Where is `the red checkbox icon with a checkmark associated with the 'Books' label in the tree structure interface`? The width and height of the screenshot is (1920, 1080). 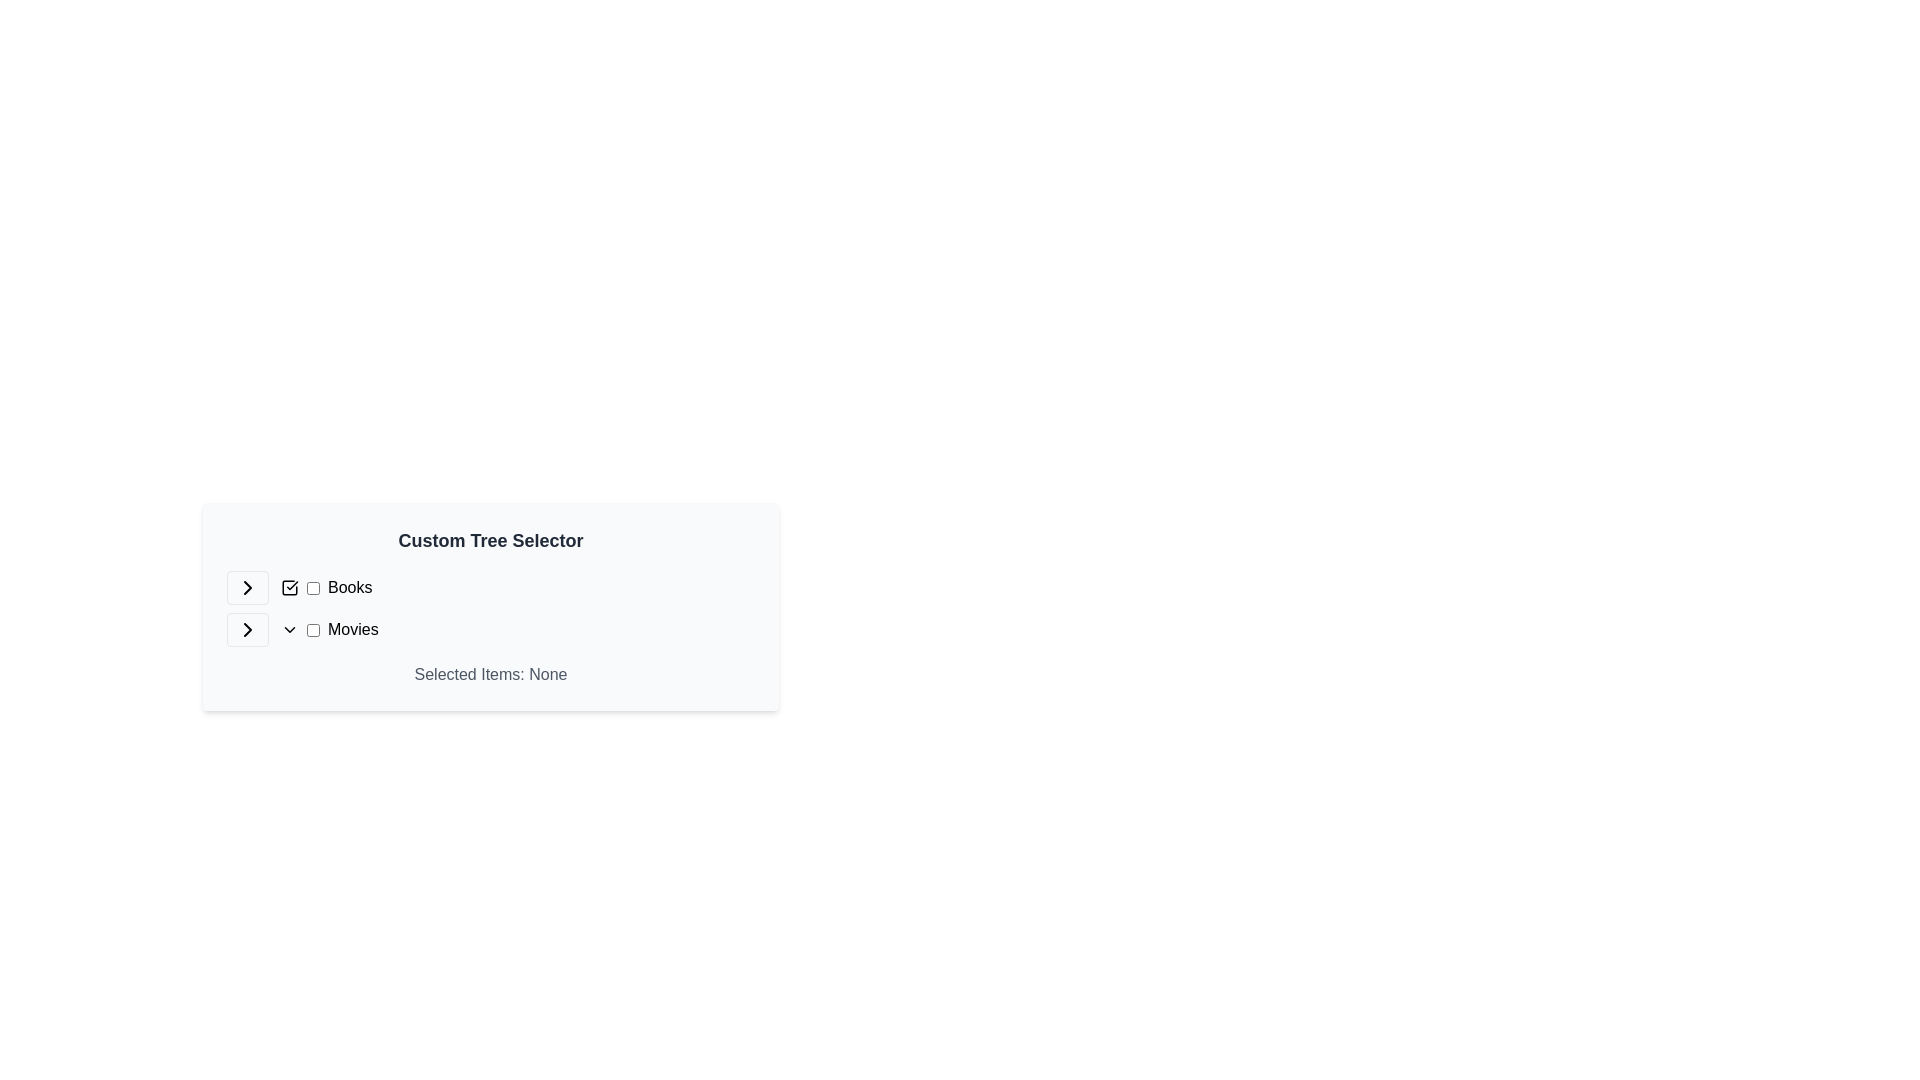
the red checkbox icon with a checkmark associated with the 'Books' label in the tree structure interface is located at coordinates (288, 586).